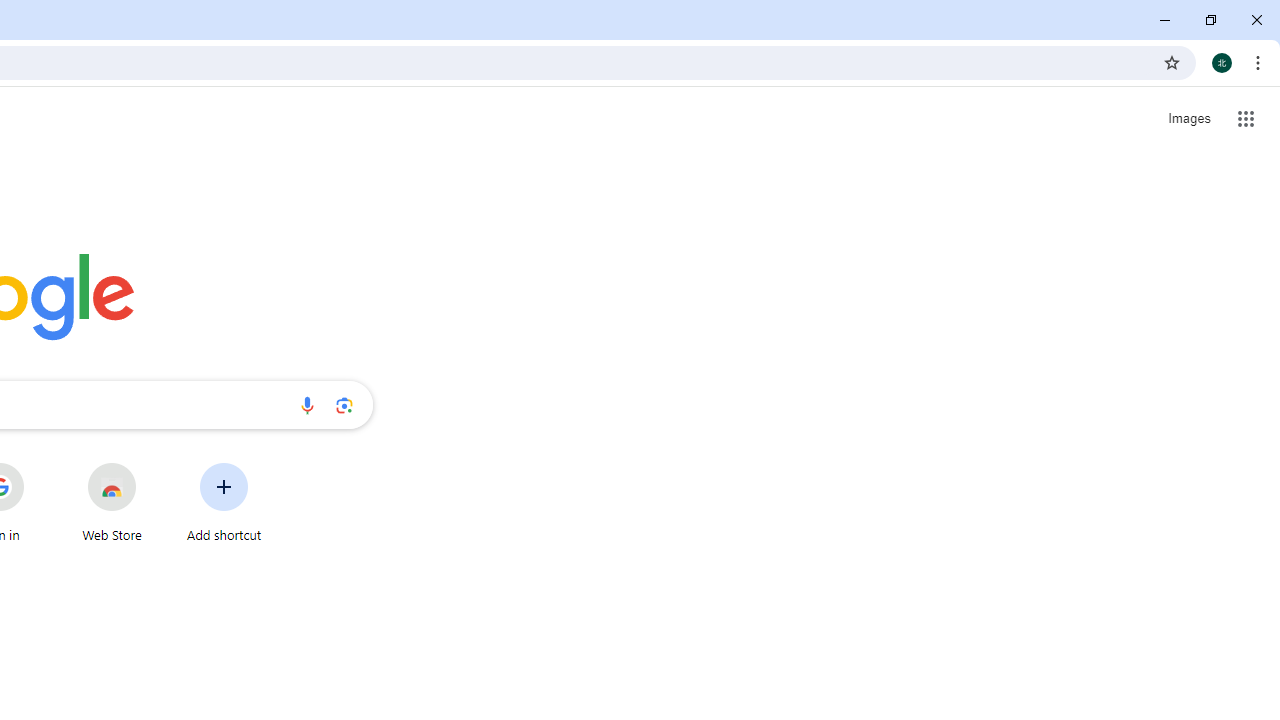 The image size is (1280, 720). Describe the element at coordinates (39, 464) in the screenshot. I see `'More actions for Sign in shortcut'` at that location.